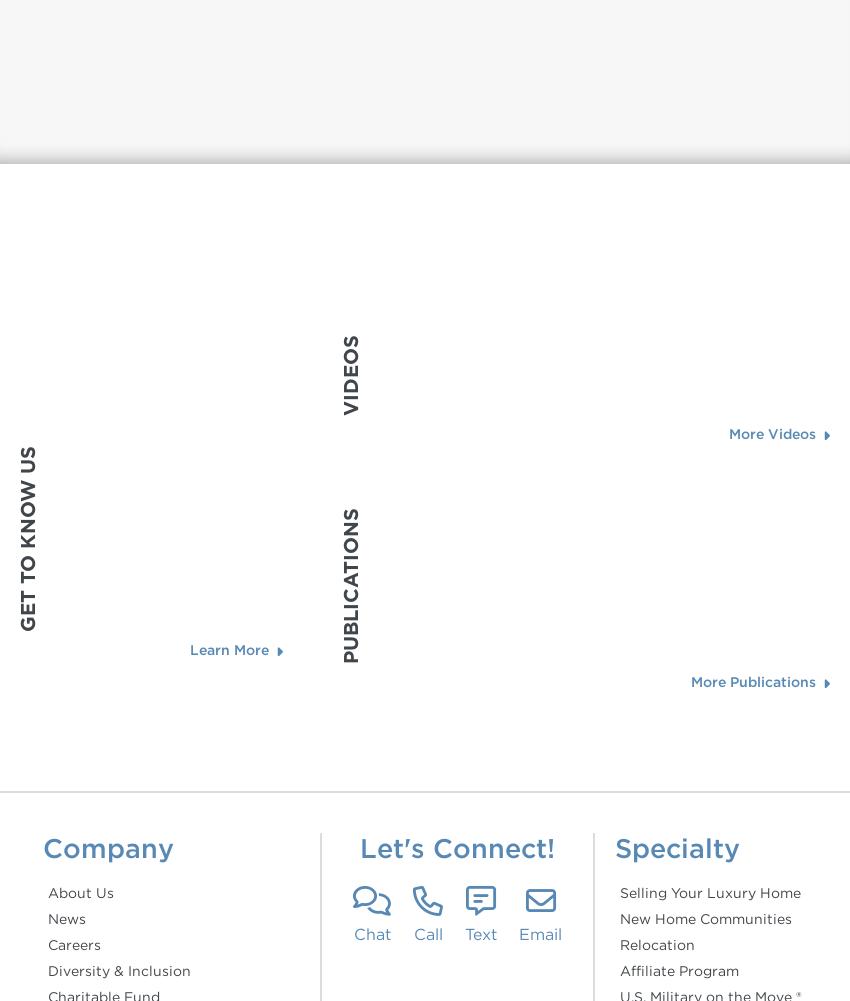 The image size is (850, 1001). Describe the element at coordinates (338, 585) in the screenshot. I see `'Publications'` at that location.